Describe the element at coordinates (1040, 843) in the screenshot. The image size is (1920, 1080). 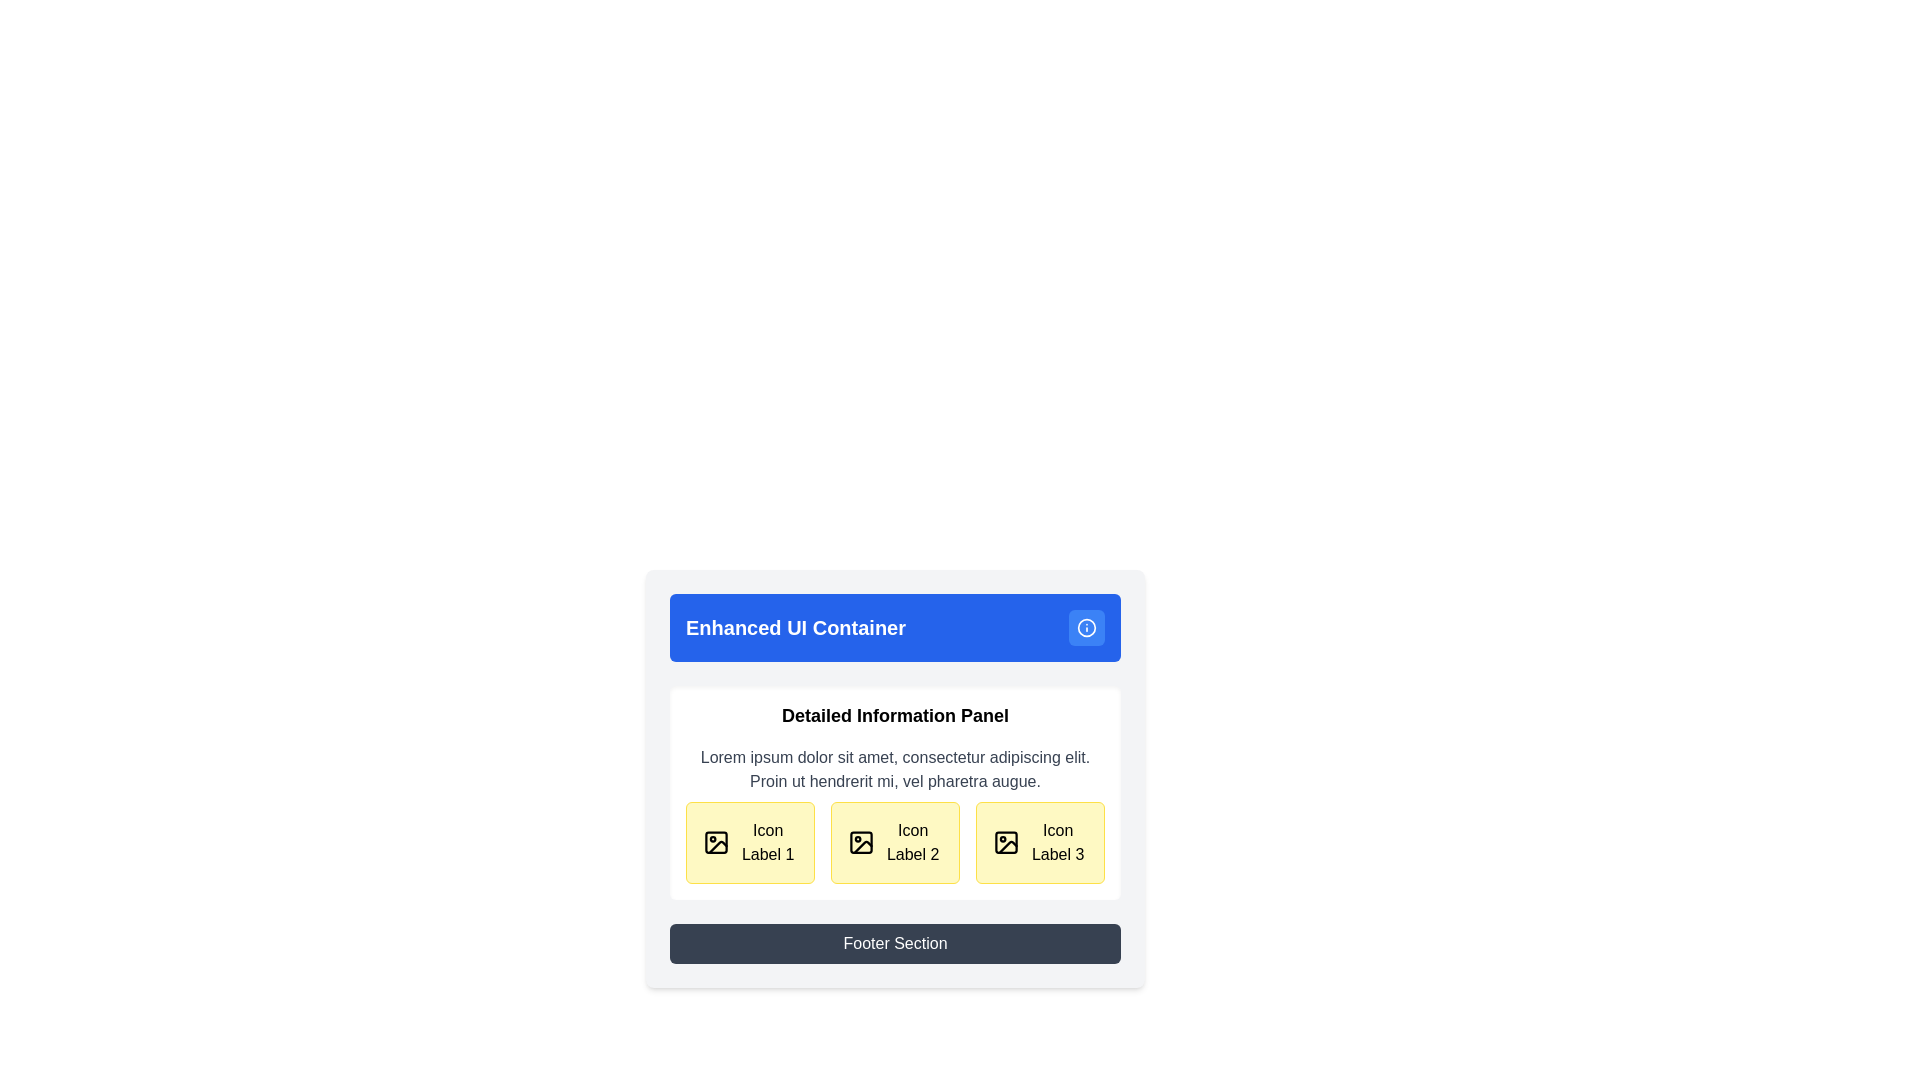
I see `label of the third yellow box containing an image icon and the text 'Icon Label 3' written in bold` at that location.